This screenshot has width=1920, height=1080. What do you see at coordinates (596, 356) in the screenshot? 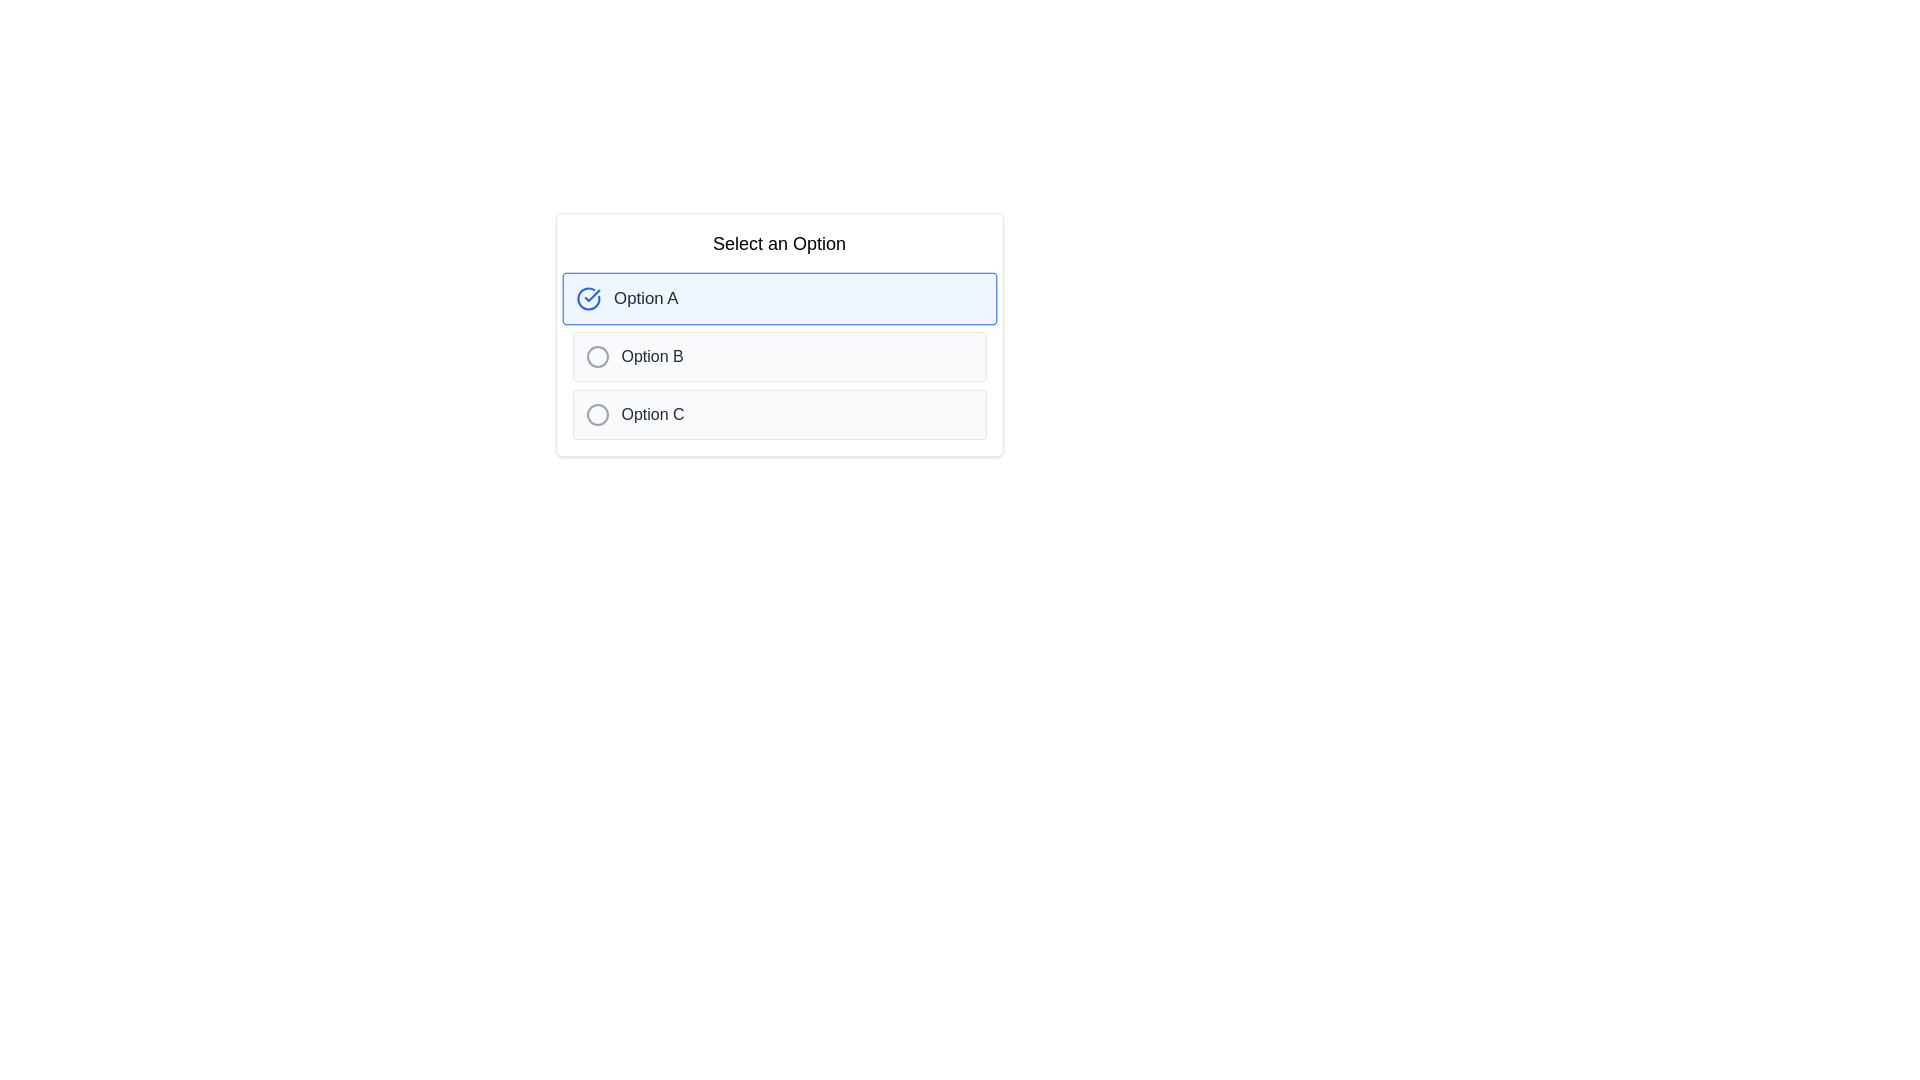
I see `the Radio button marker indicating the selection state for 'Option B', which is located horizontally to the left of the 'Option B' label` at bounding box center [596, 356].